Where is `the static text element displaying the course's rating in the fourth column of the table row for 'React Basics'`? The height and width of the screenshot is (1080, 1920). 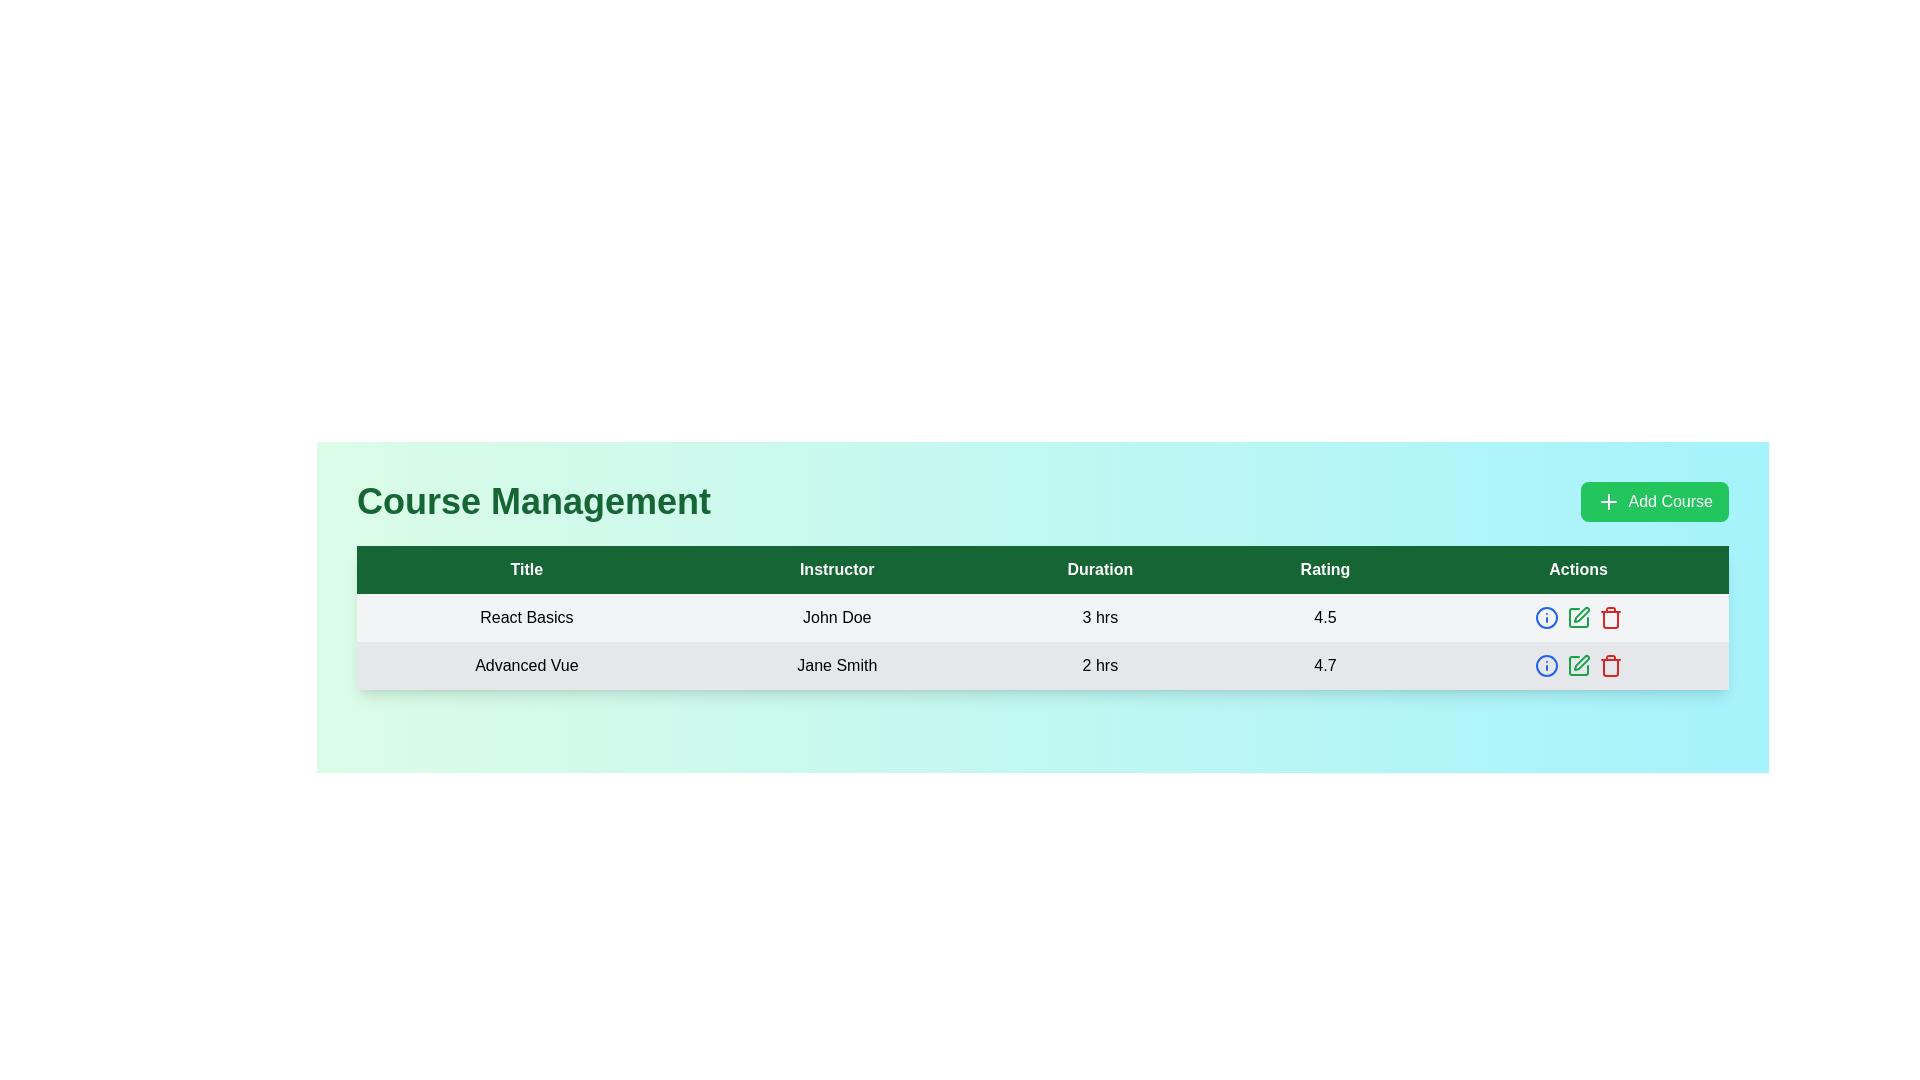
the static text element displaying the course's rating in the fourth column of the table row for 'React Basics' is located at coordinates (1325, 616).